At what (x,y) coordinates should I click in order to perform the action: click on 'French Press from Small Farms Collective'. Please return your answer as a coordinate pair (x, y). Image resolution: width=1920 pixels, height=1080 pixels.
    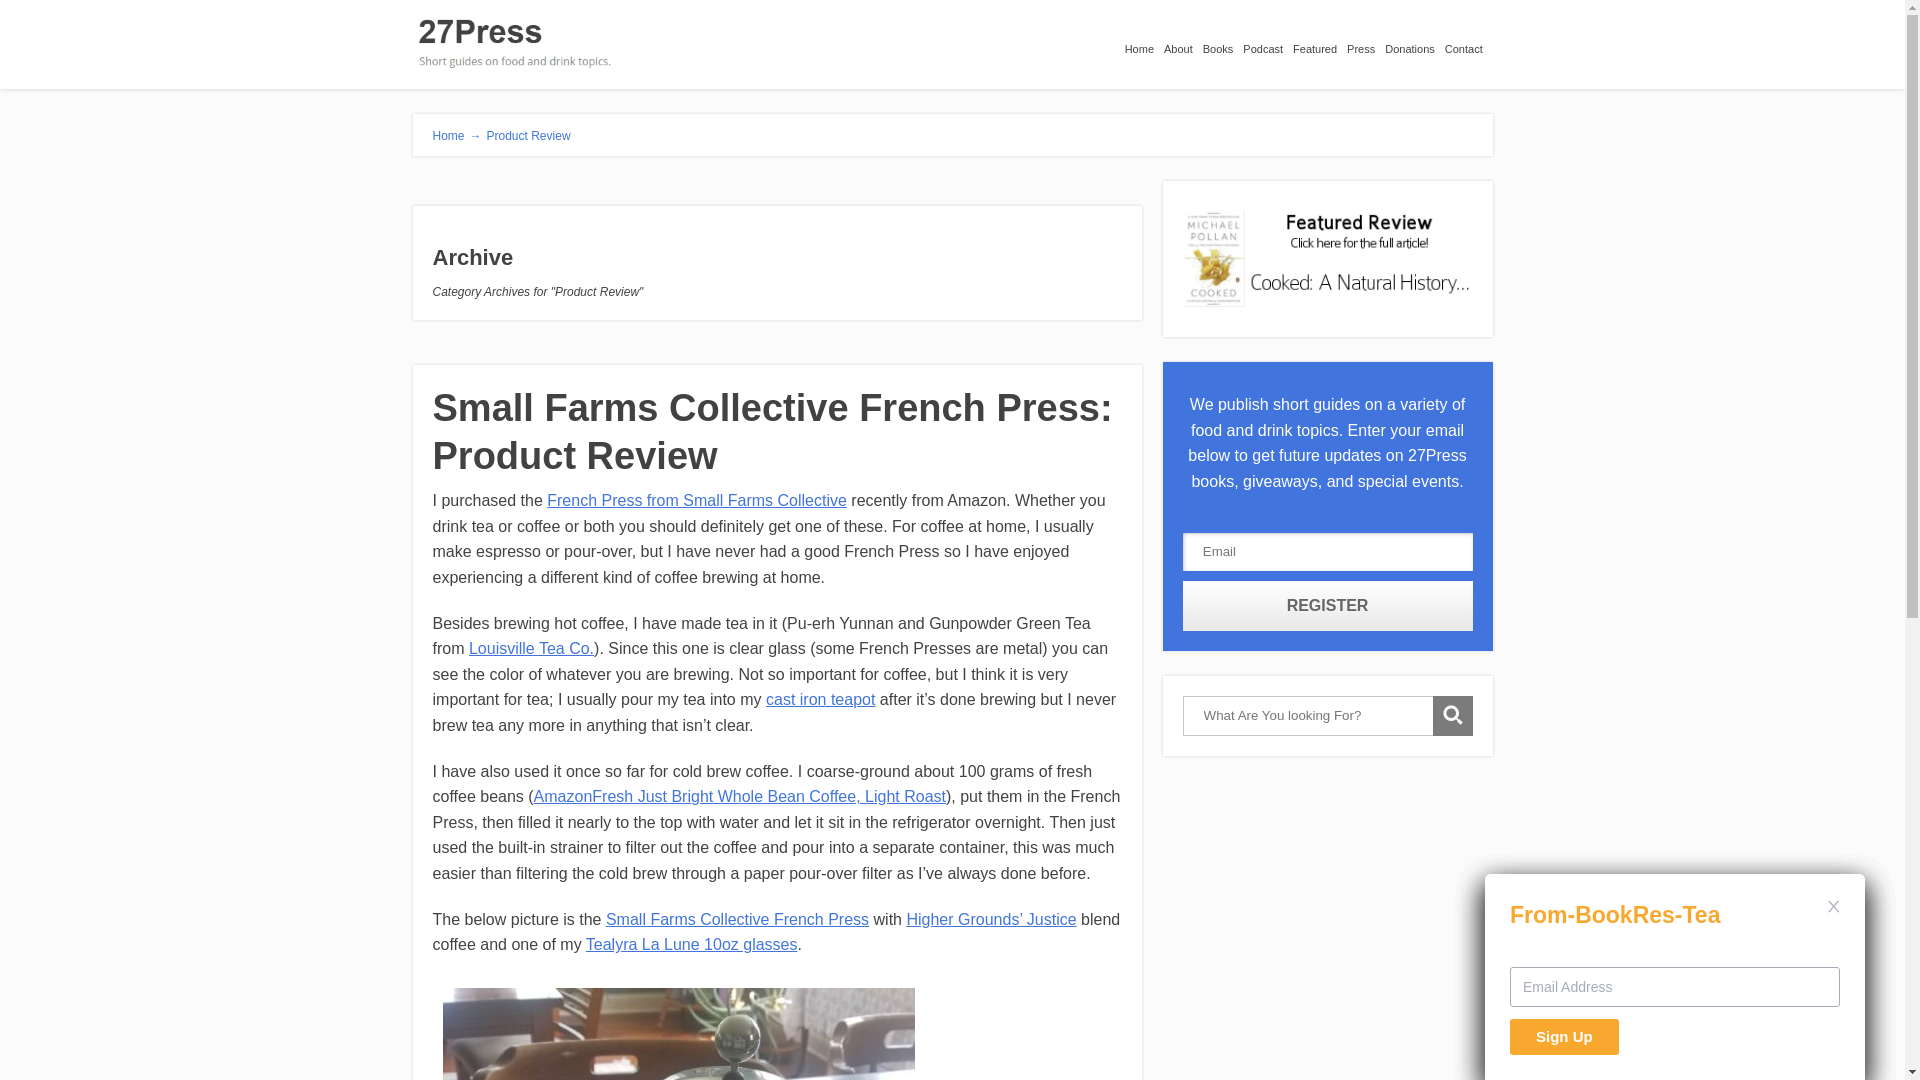
    Looking at the image, I should click on (696, 499).